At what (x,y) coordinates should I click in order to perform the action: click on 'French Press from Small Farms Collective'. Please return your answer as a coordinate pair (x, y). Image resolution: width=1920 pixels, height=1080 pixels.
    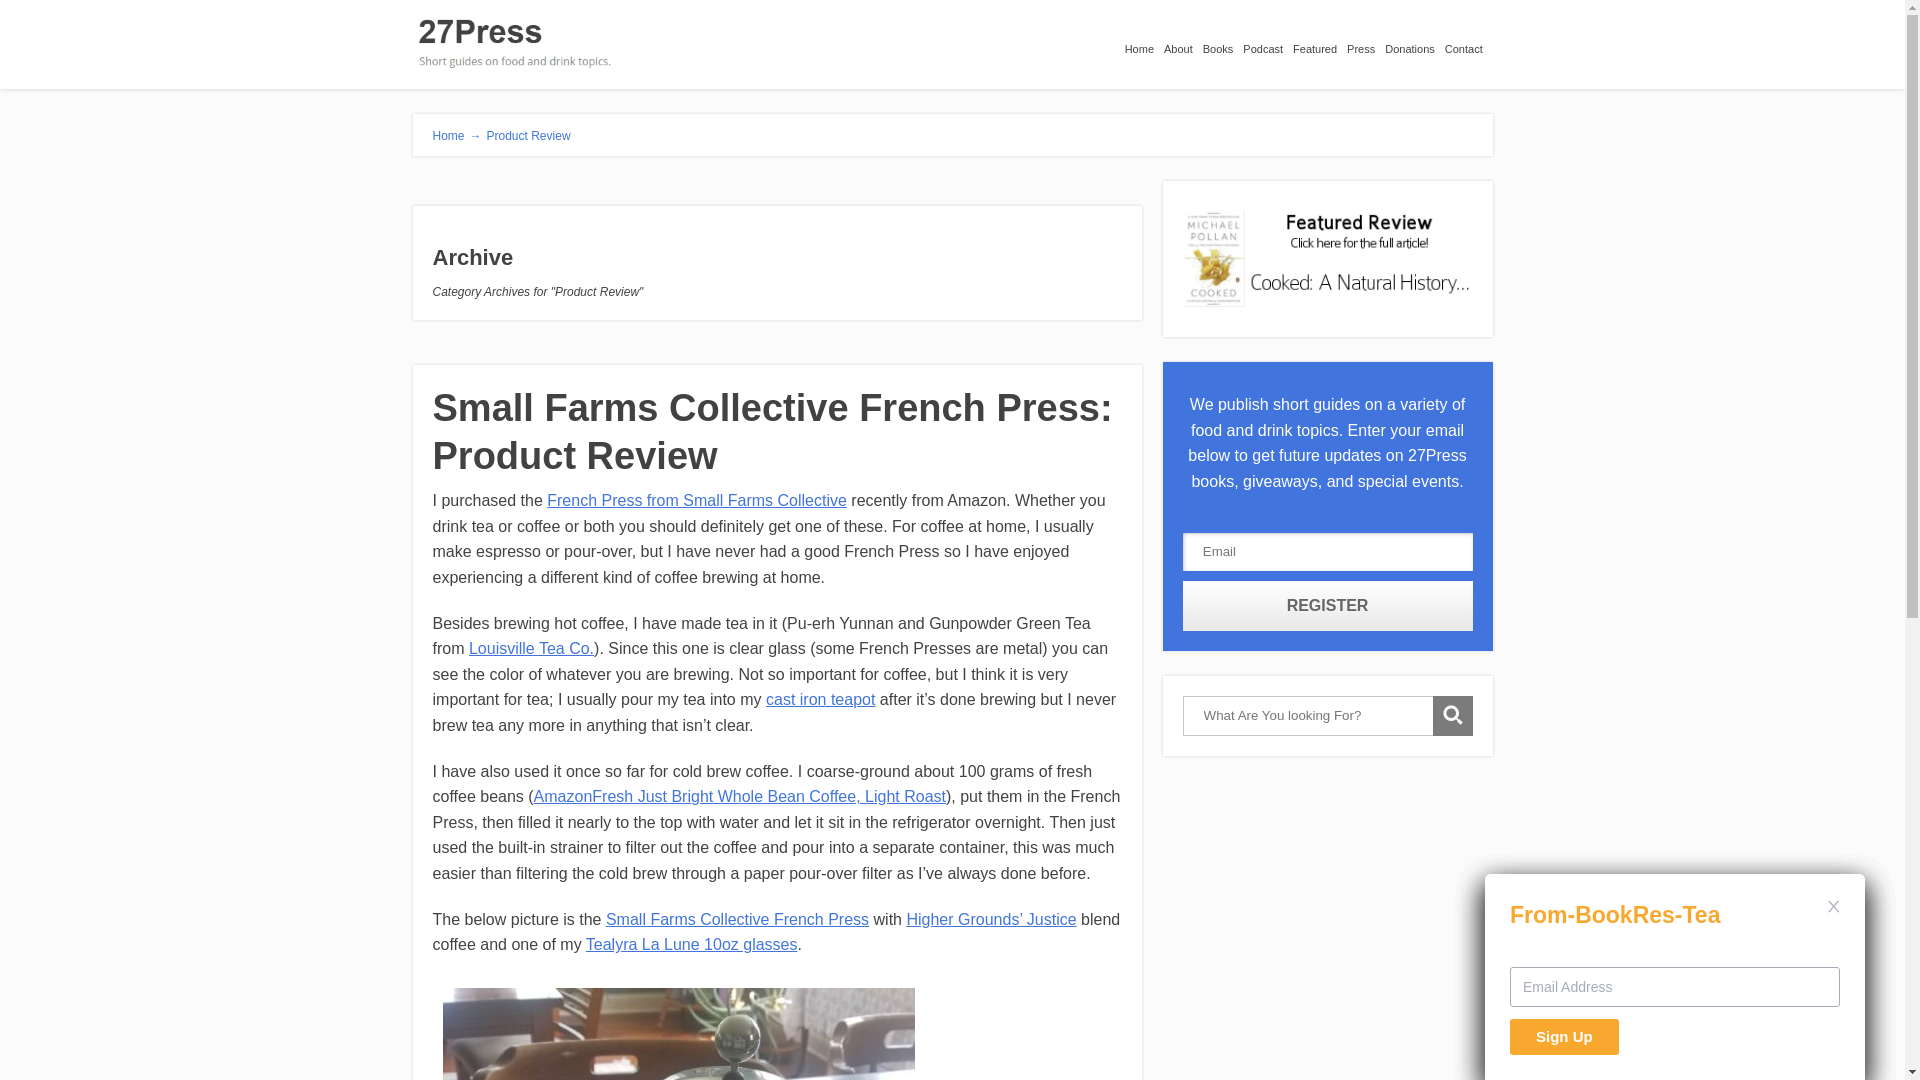
    Looking at the image, I should click on (696, 499).